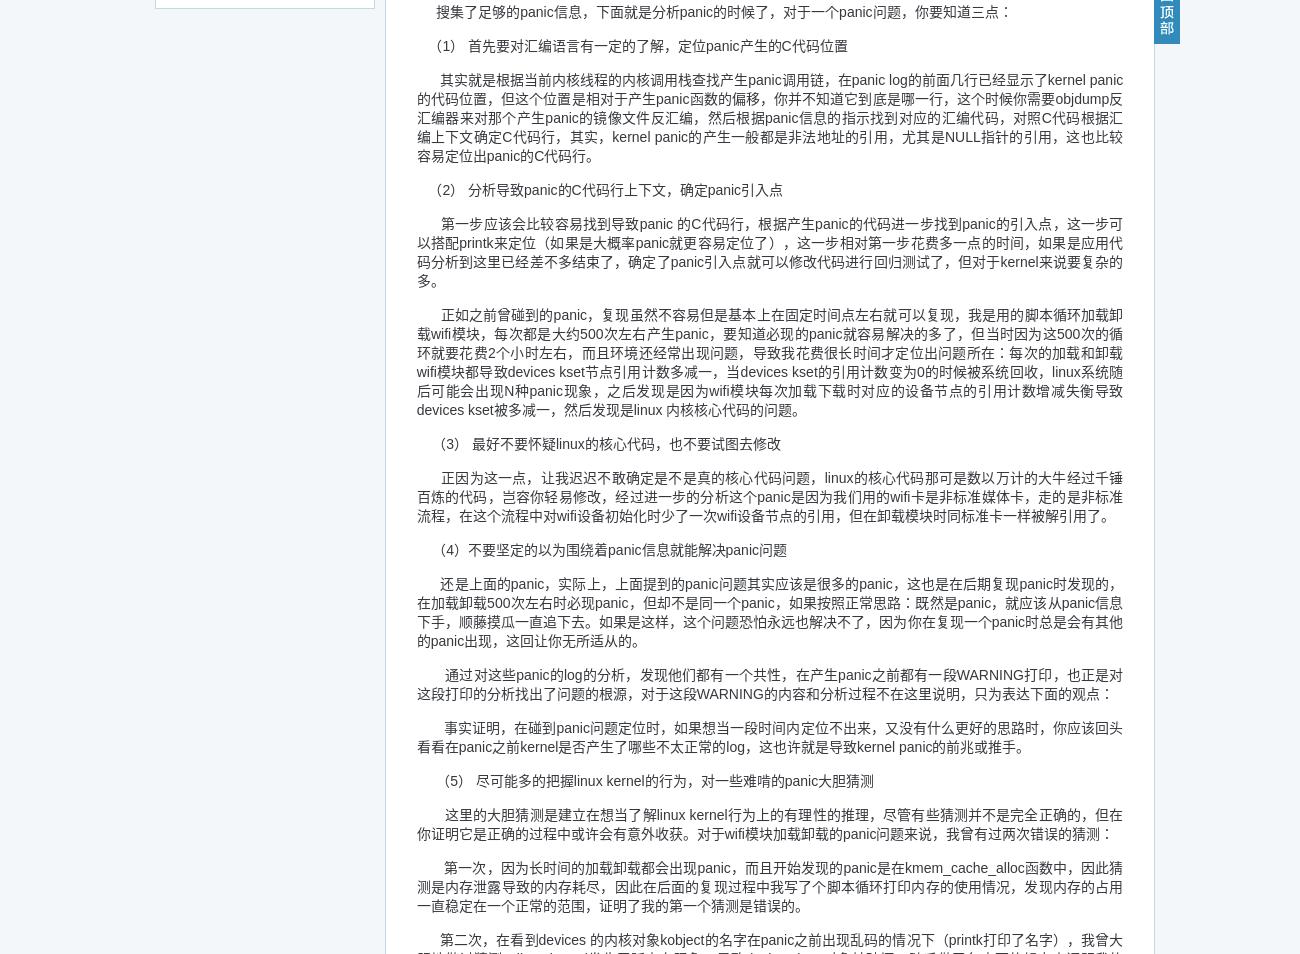 The width and height of the screenshot is (1300, 954). What do you see at coordinates (768, 117) in the screenshot?
I see `'其实就是根据当前内核线程的内核调用栈查找产生panic调用链，在panic log的前面几行已经显示了kernel panic的代码位置，但这个位置是相对于产生panic函数的偏移，你并不知道它到底是哪一行，这个时候你需要objdump反汇编器来对那个产生panic的镜像文件反汇编，然后根据panic信息的指示找到对应的汇编代码，对照C代码根据汇编上下文确定C代码行，其实，kernel panic的产生一般都是非法地址的引用，尤其是NULL指针的引用，这也比较容易定位出panic的C代码行。'` at bounding box center [768, 117].